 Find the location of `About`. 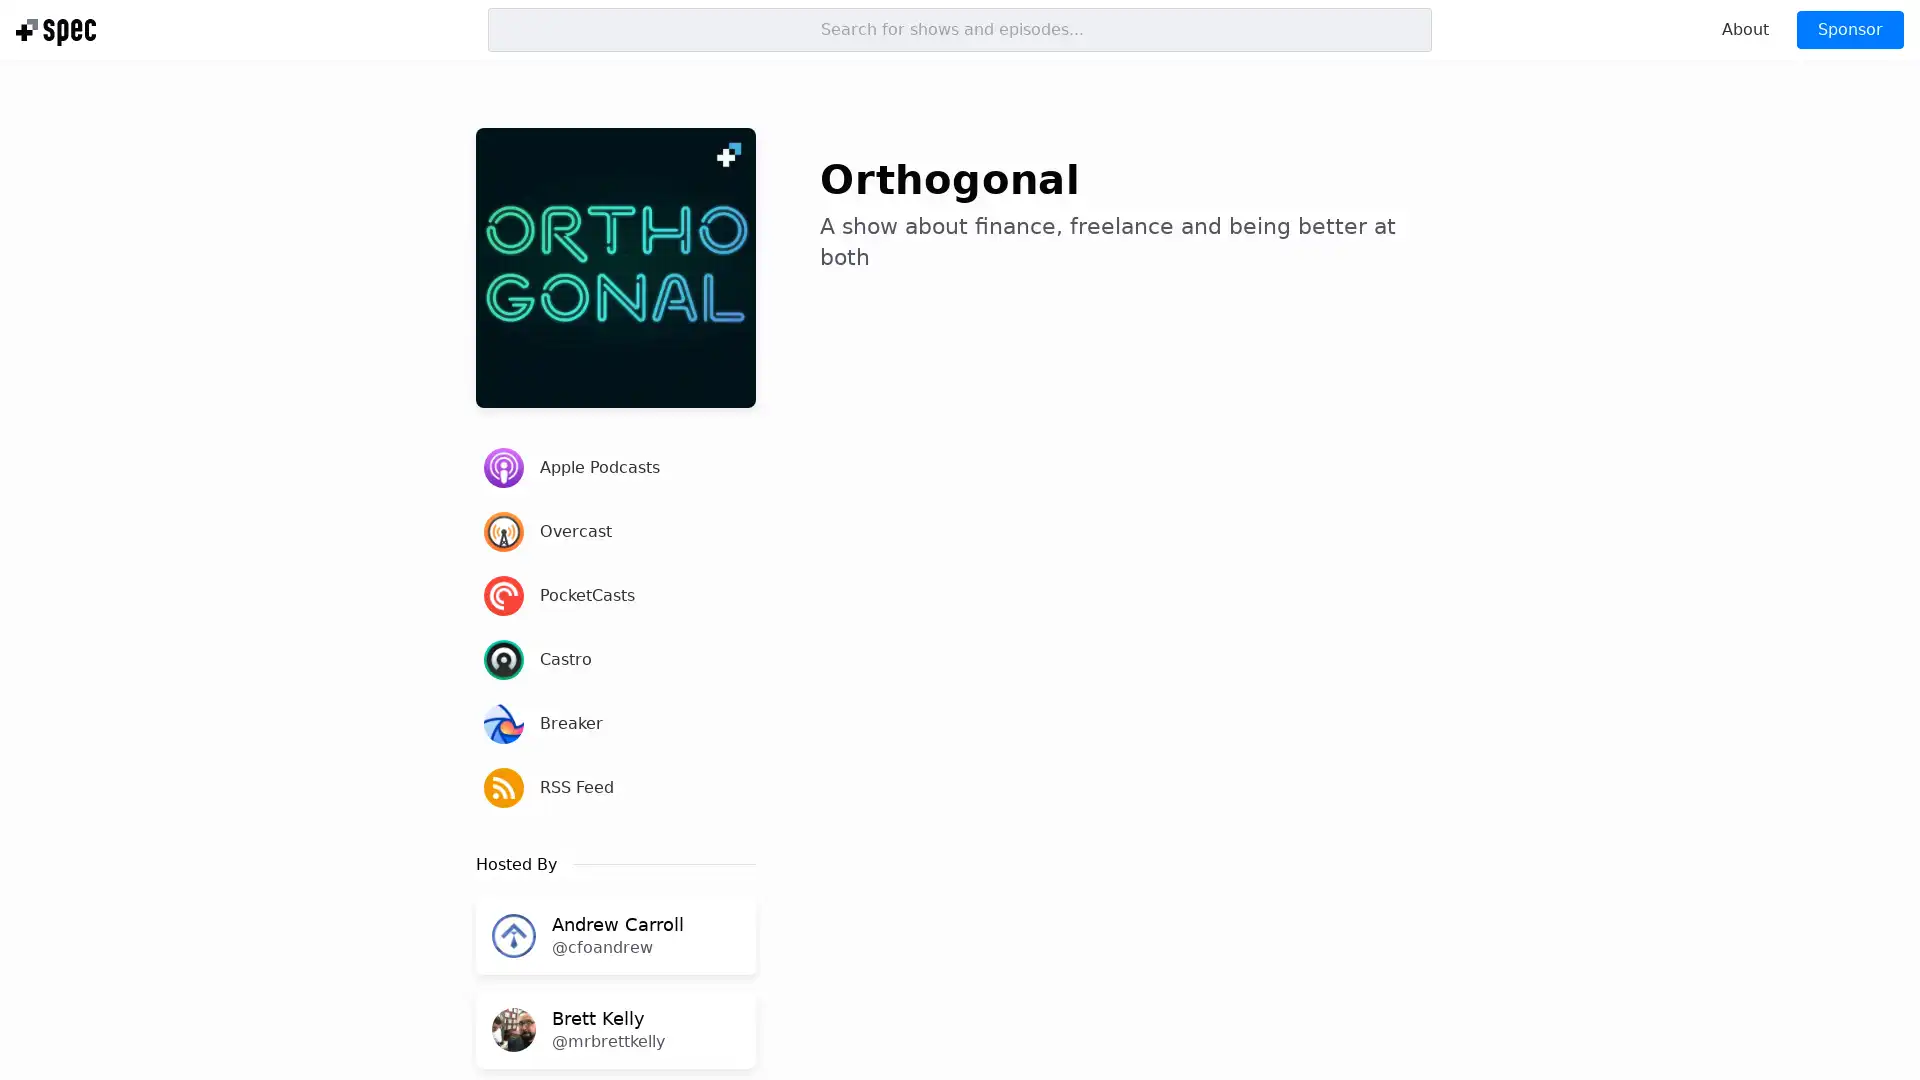

About is located at coordinates (1744, 38).